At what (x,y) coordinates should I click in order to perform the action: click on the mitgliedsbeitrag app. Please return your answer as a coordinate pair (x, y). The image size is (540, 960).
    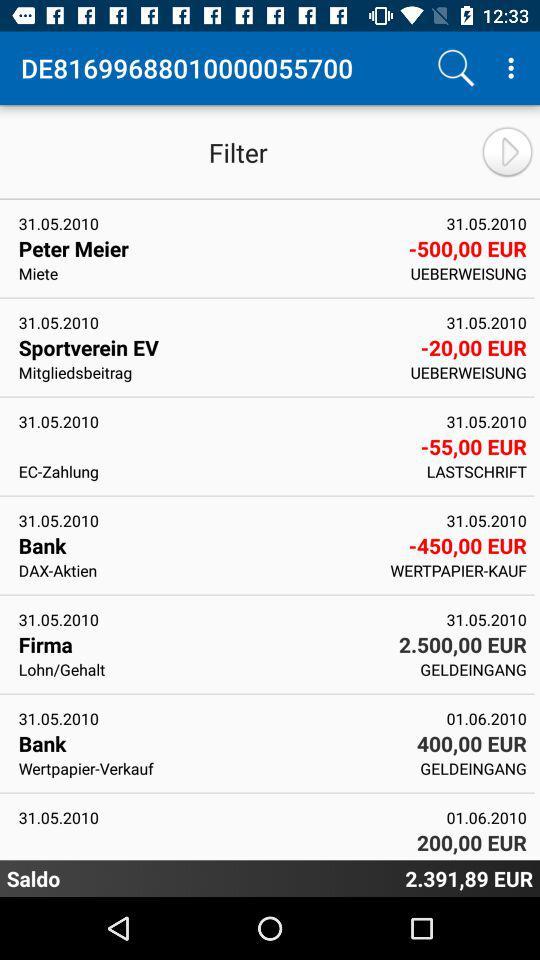
    Looking at the image, I should click on (207, 371).